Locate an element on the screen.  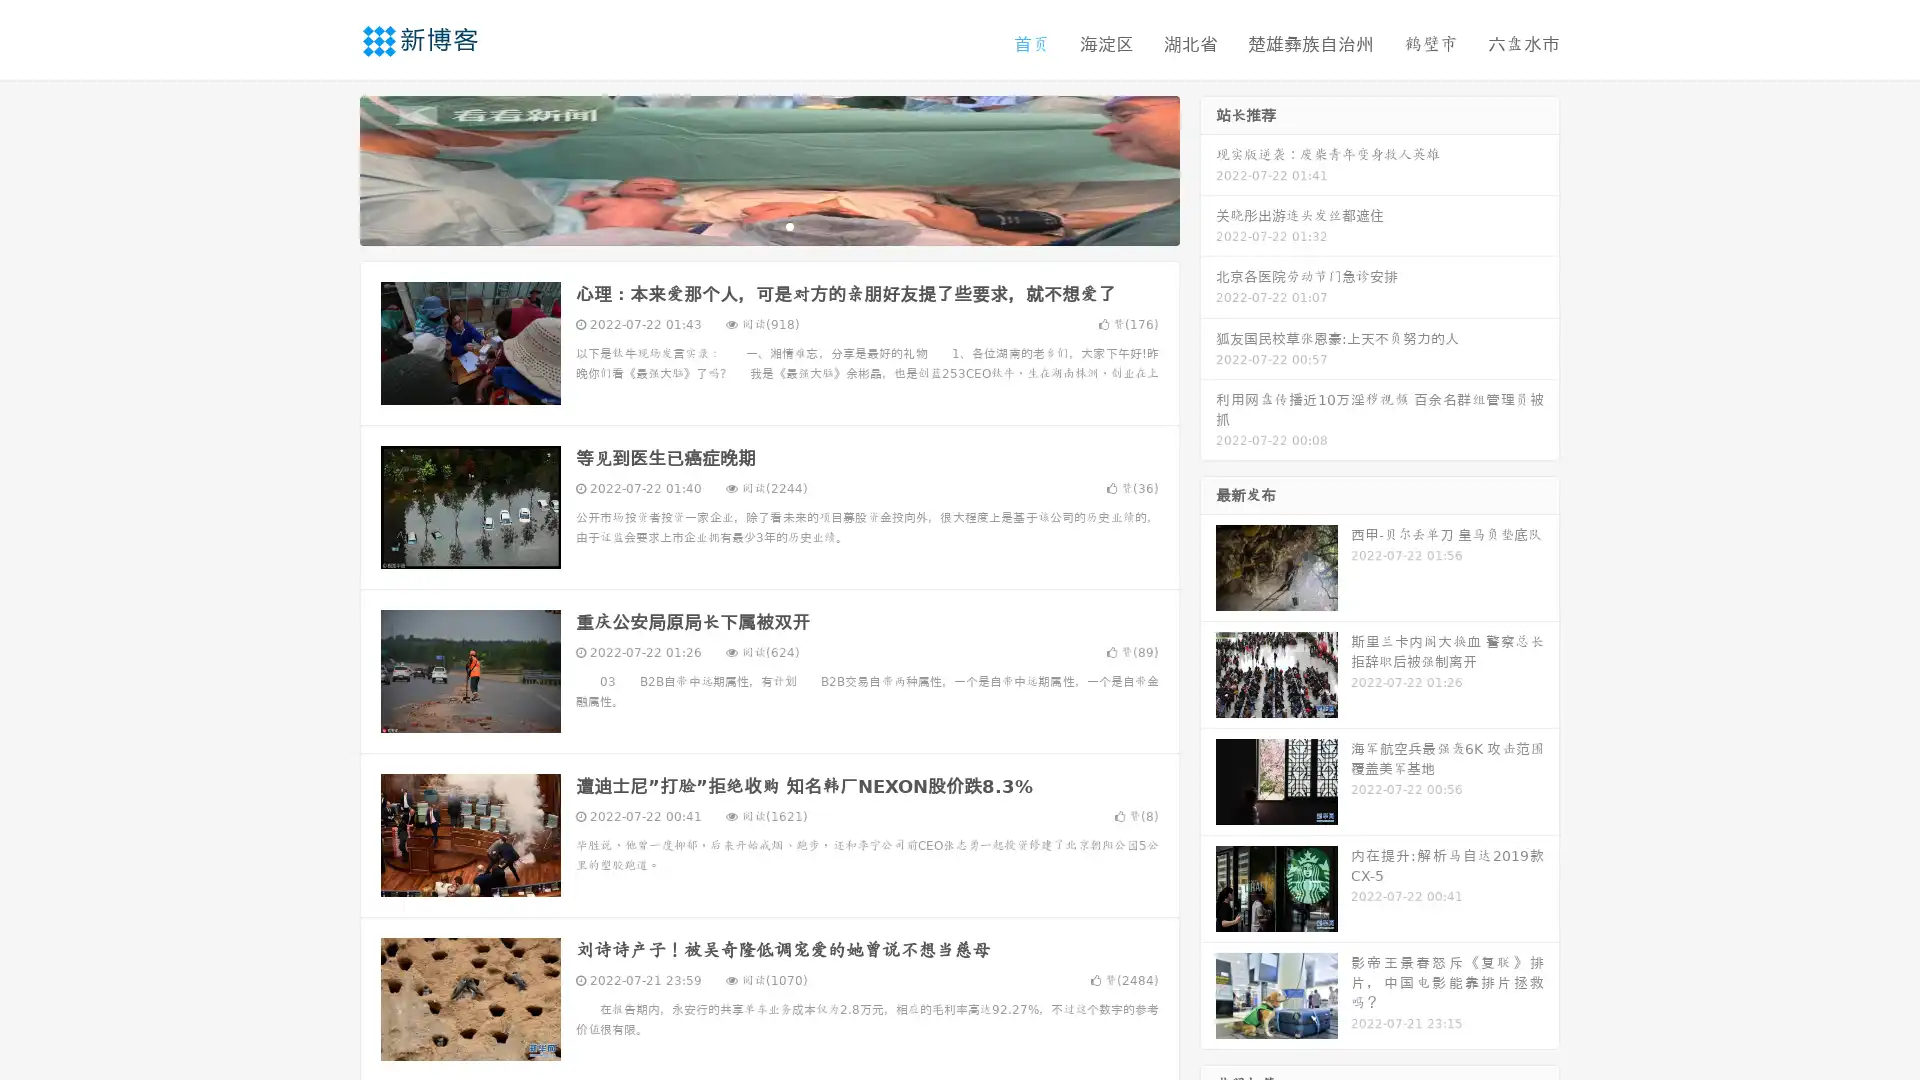
Go to slide 1 is located at coordinates (748, 225).